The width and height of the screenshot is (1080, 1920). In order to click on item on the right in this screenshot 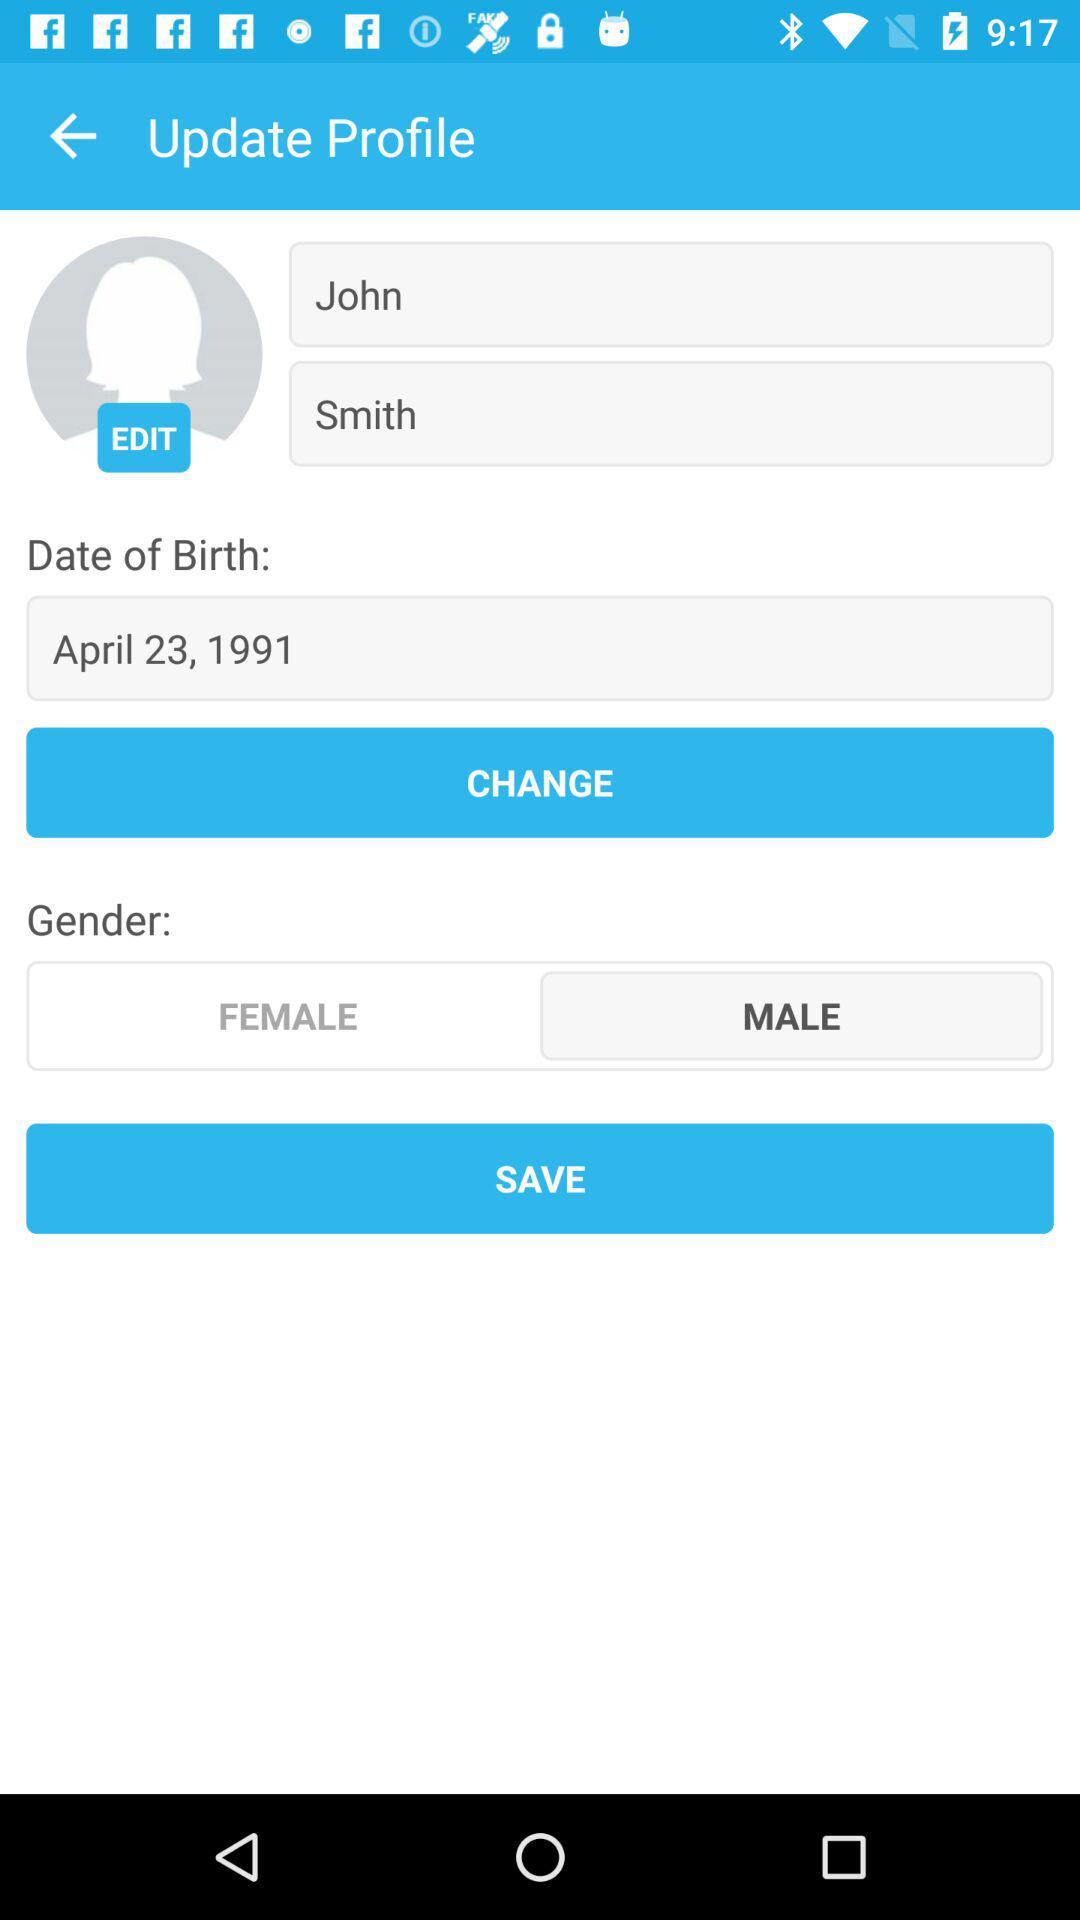, I will do `click(790, 1015)`.